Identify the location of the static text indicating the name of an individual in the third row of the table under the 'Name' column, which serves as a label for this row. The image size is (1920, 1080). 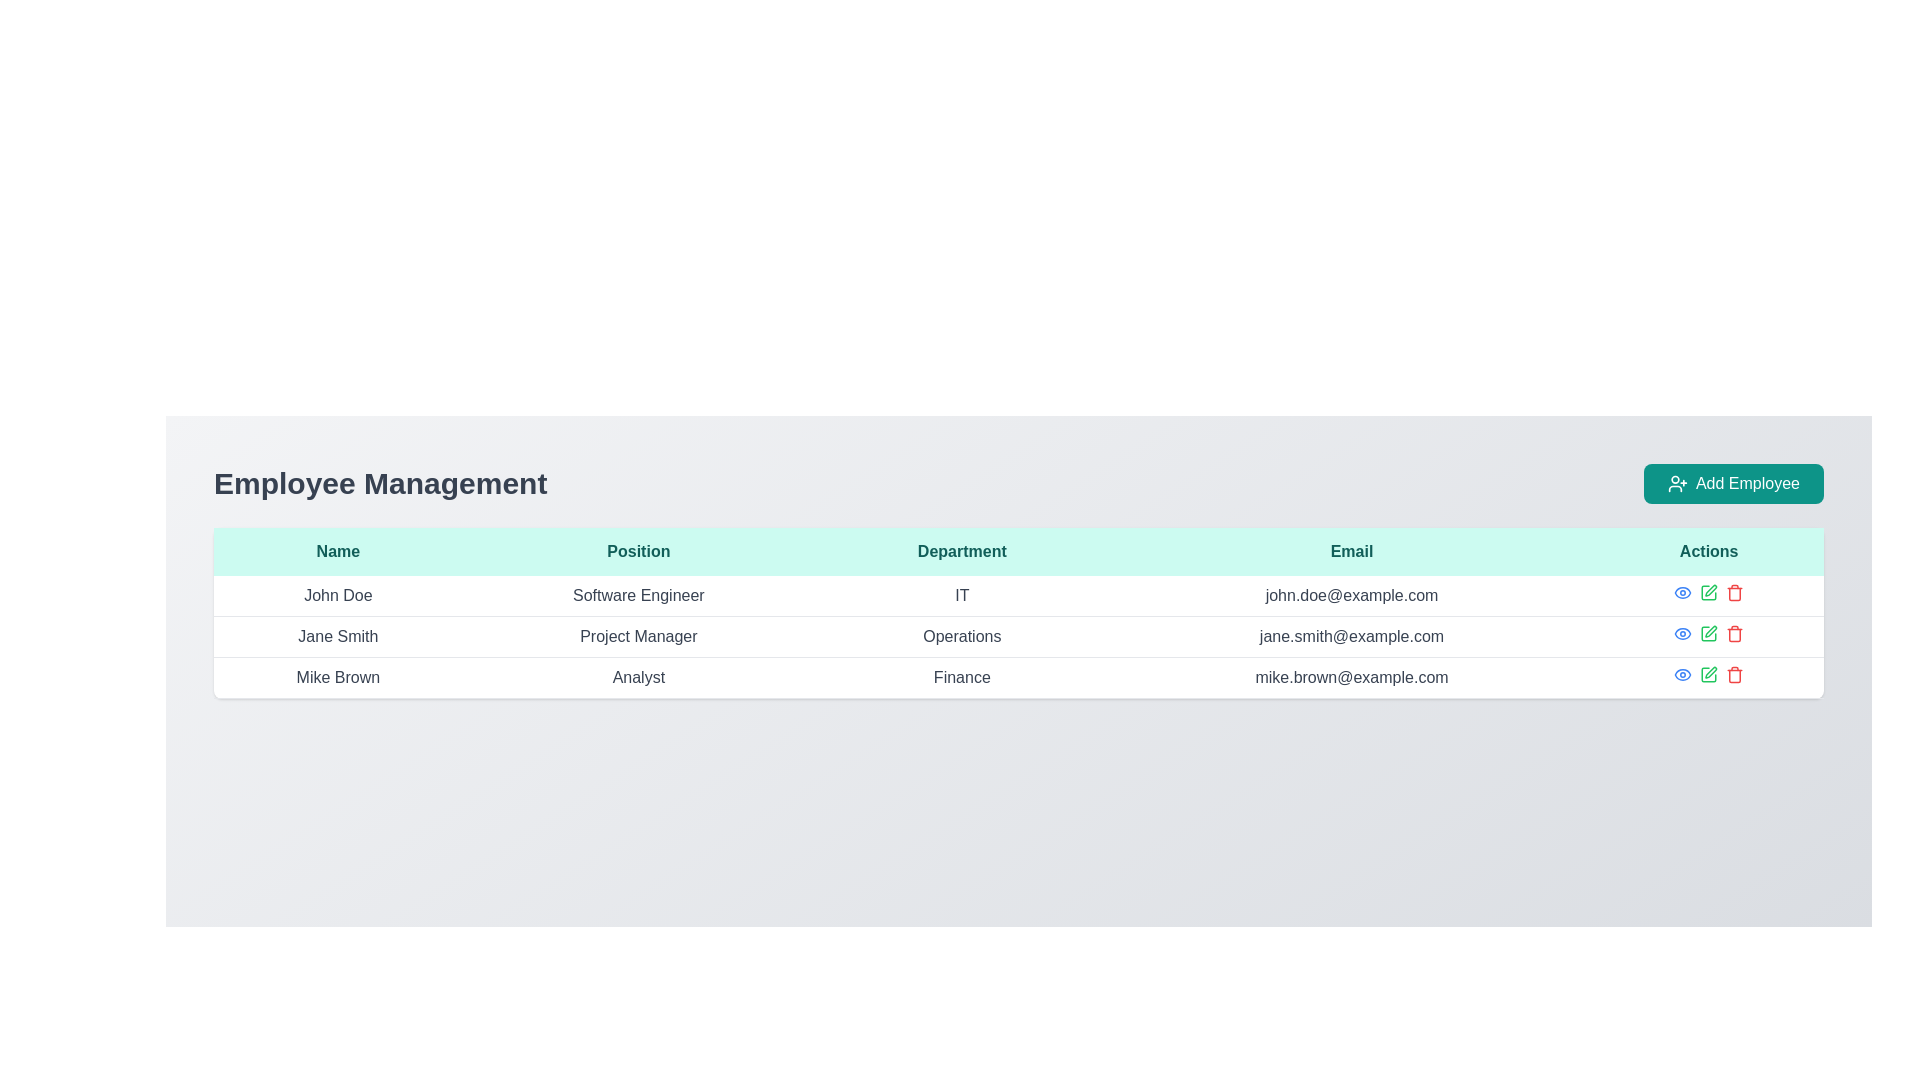
(338, 677).